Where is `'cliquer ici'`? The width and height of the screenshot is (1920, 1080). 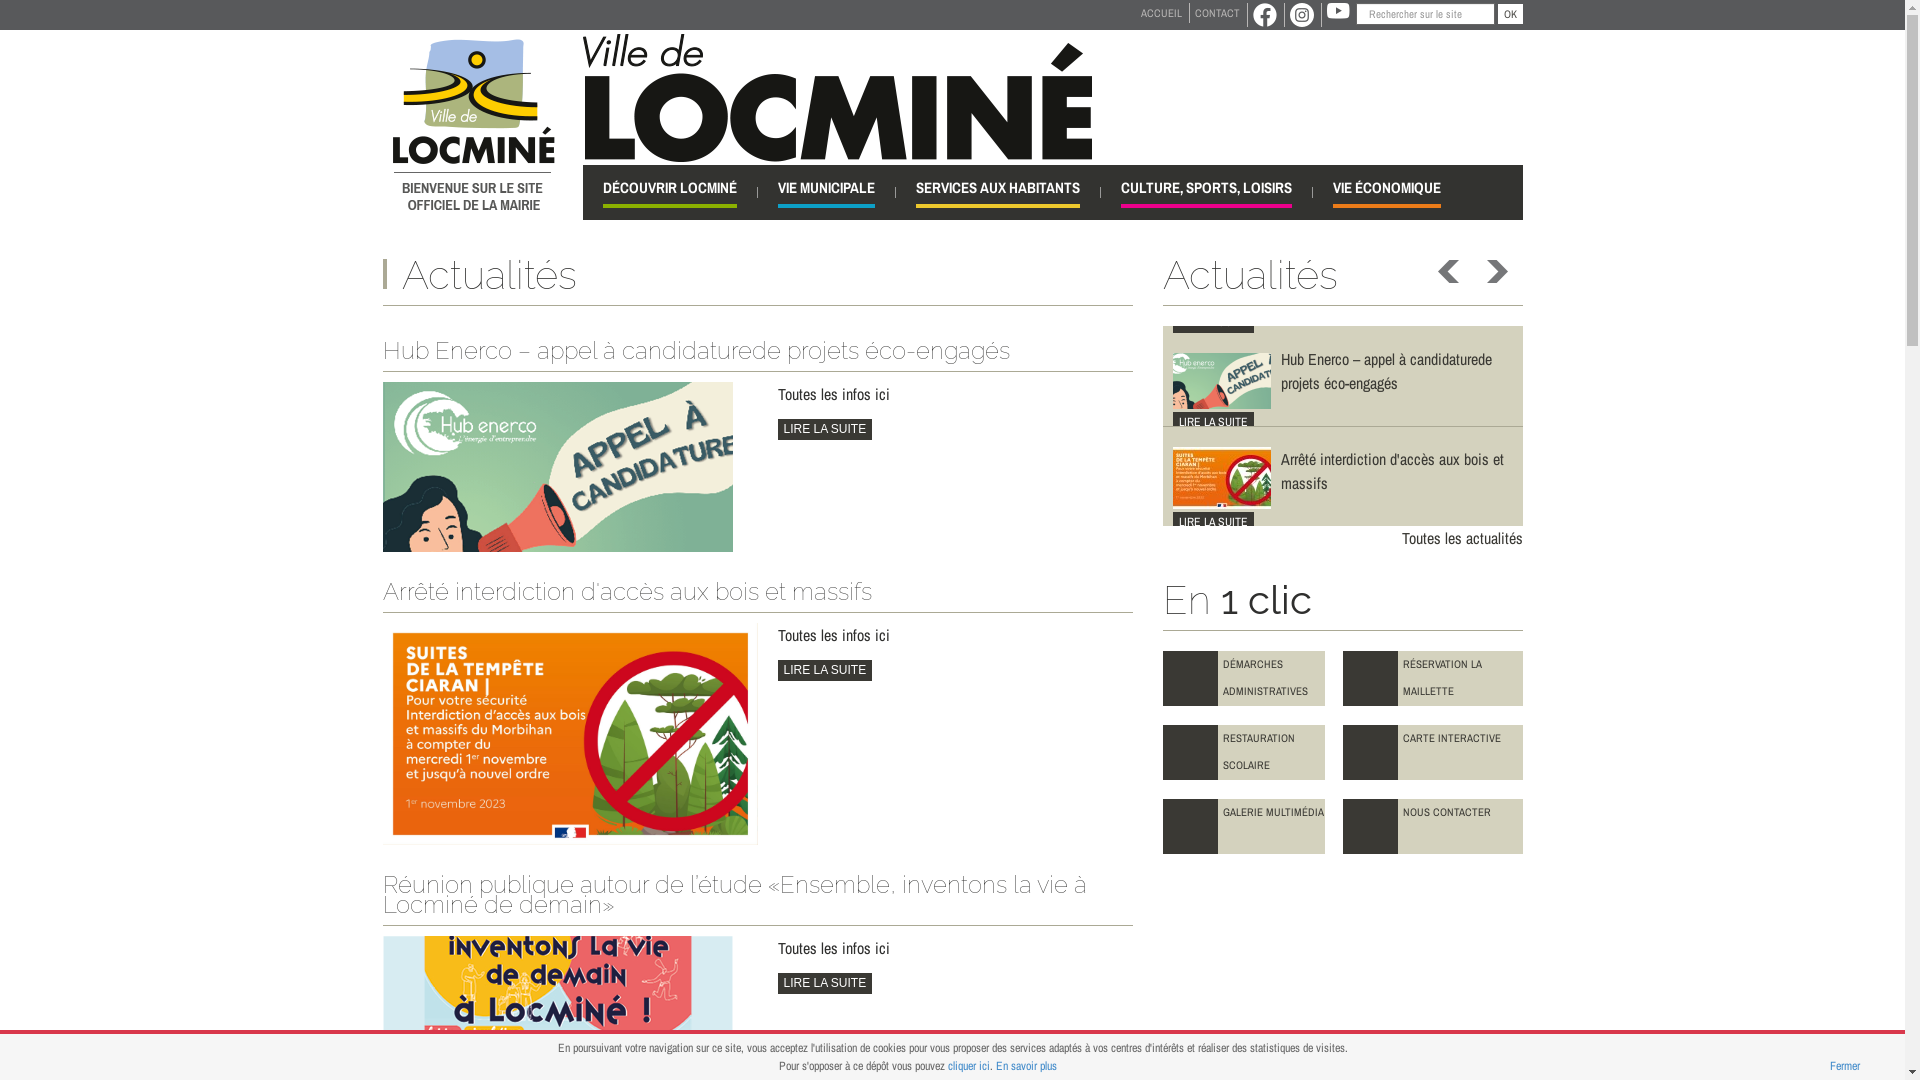
'cliquer ici' is located at coordinates (969, 1064).